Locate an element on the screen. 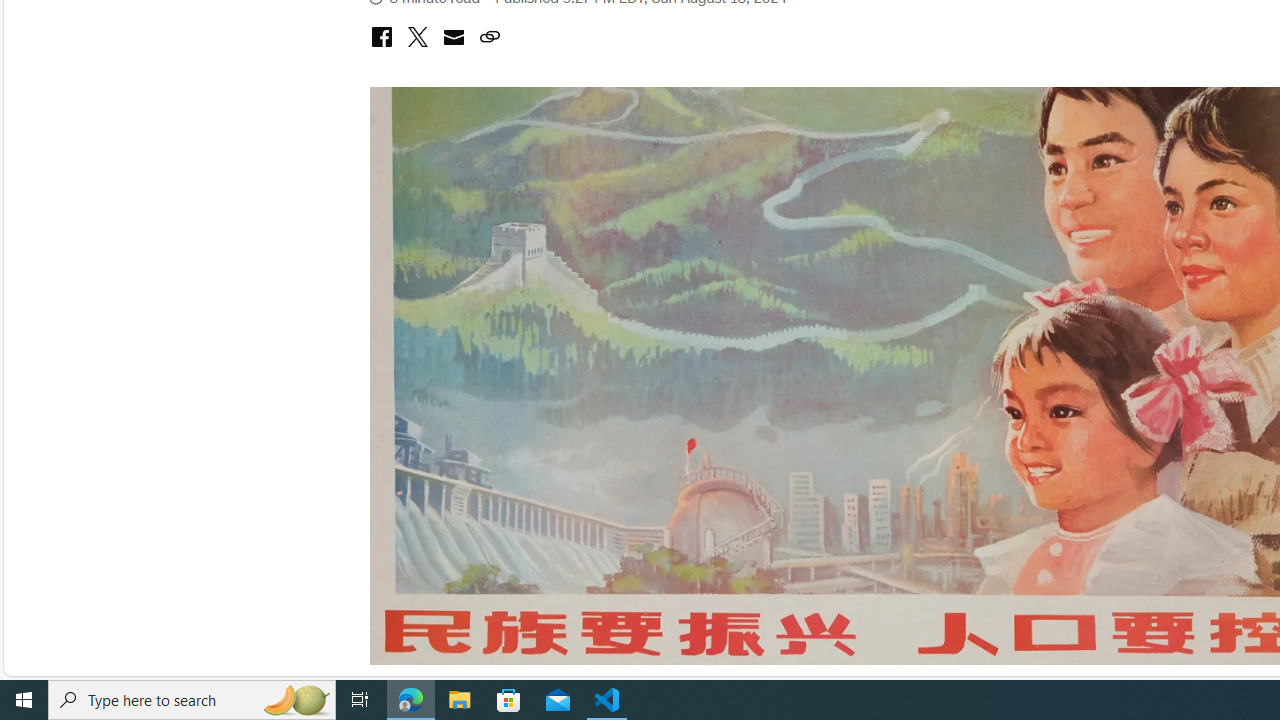 The width and height of the screenshot is (1280, 720). 'share with email' is located at coordinates (452, 39).